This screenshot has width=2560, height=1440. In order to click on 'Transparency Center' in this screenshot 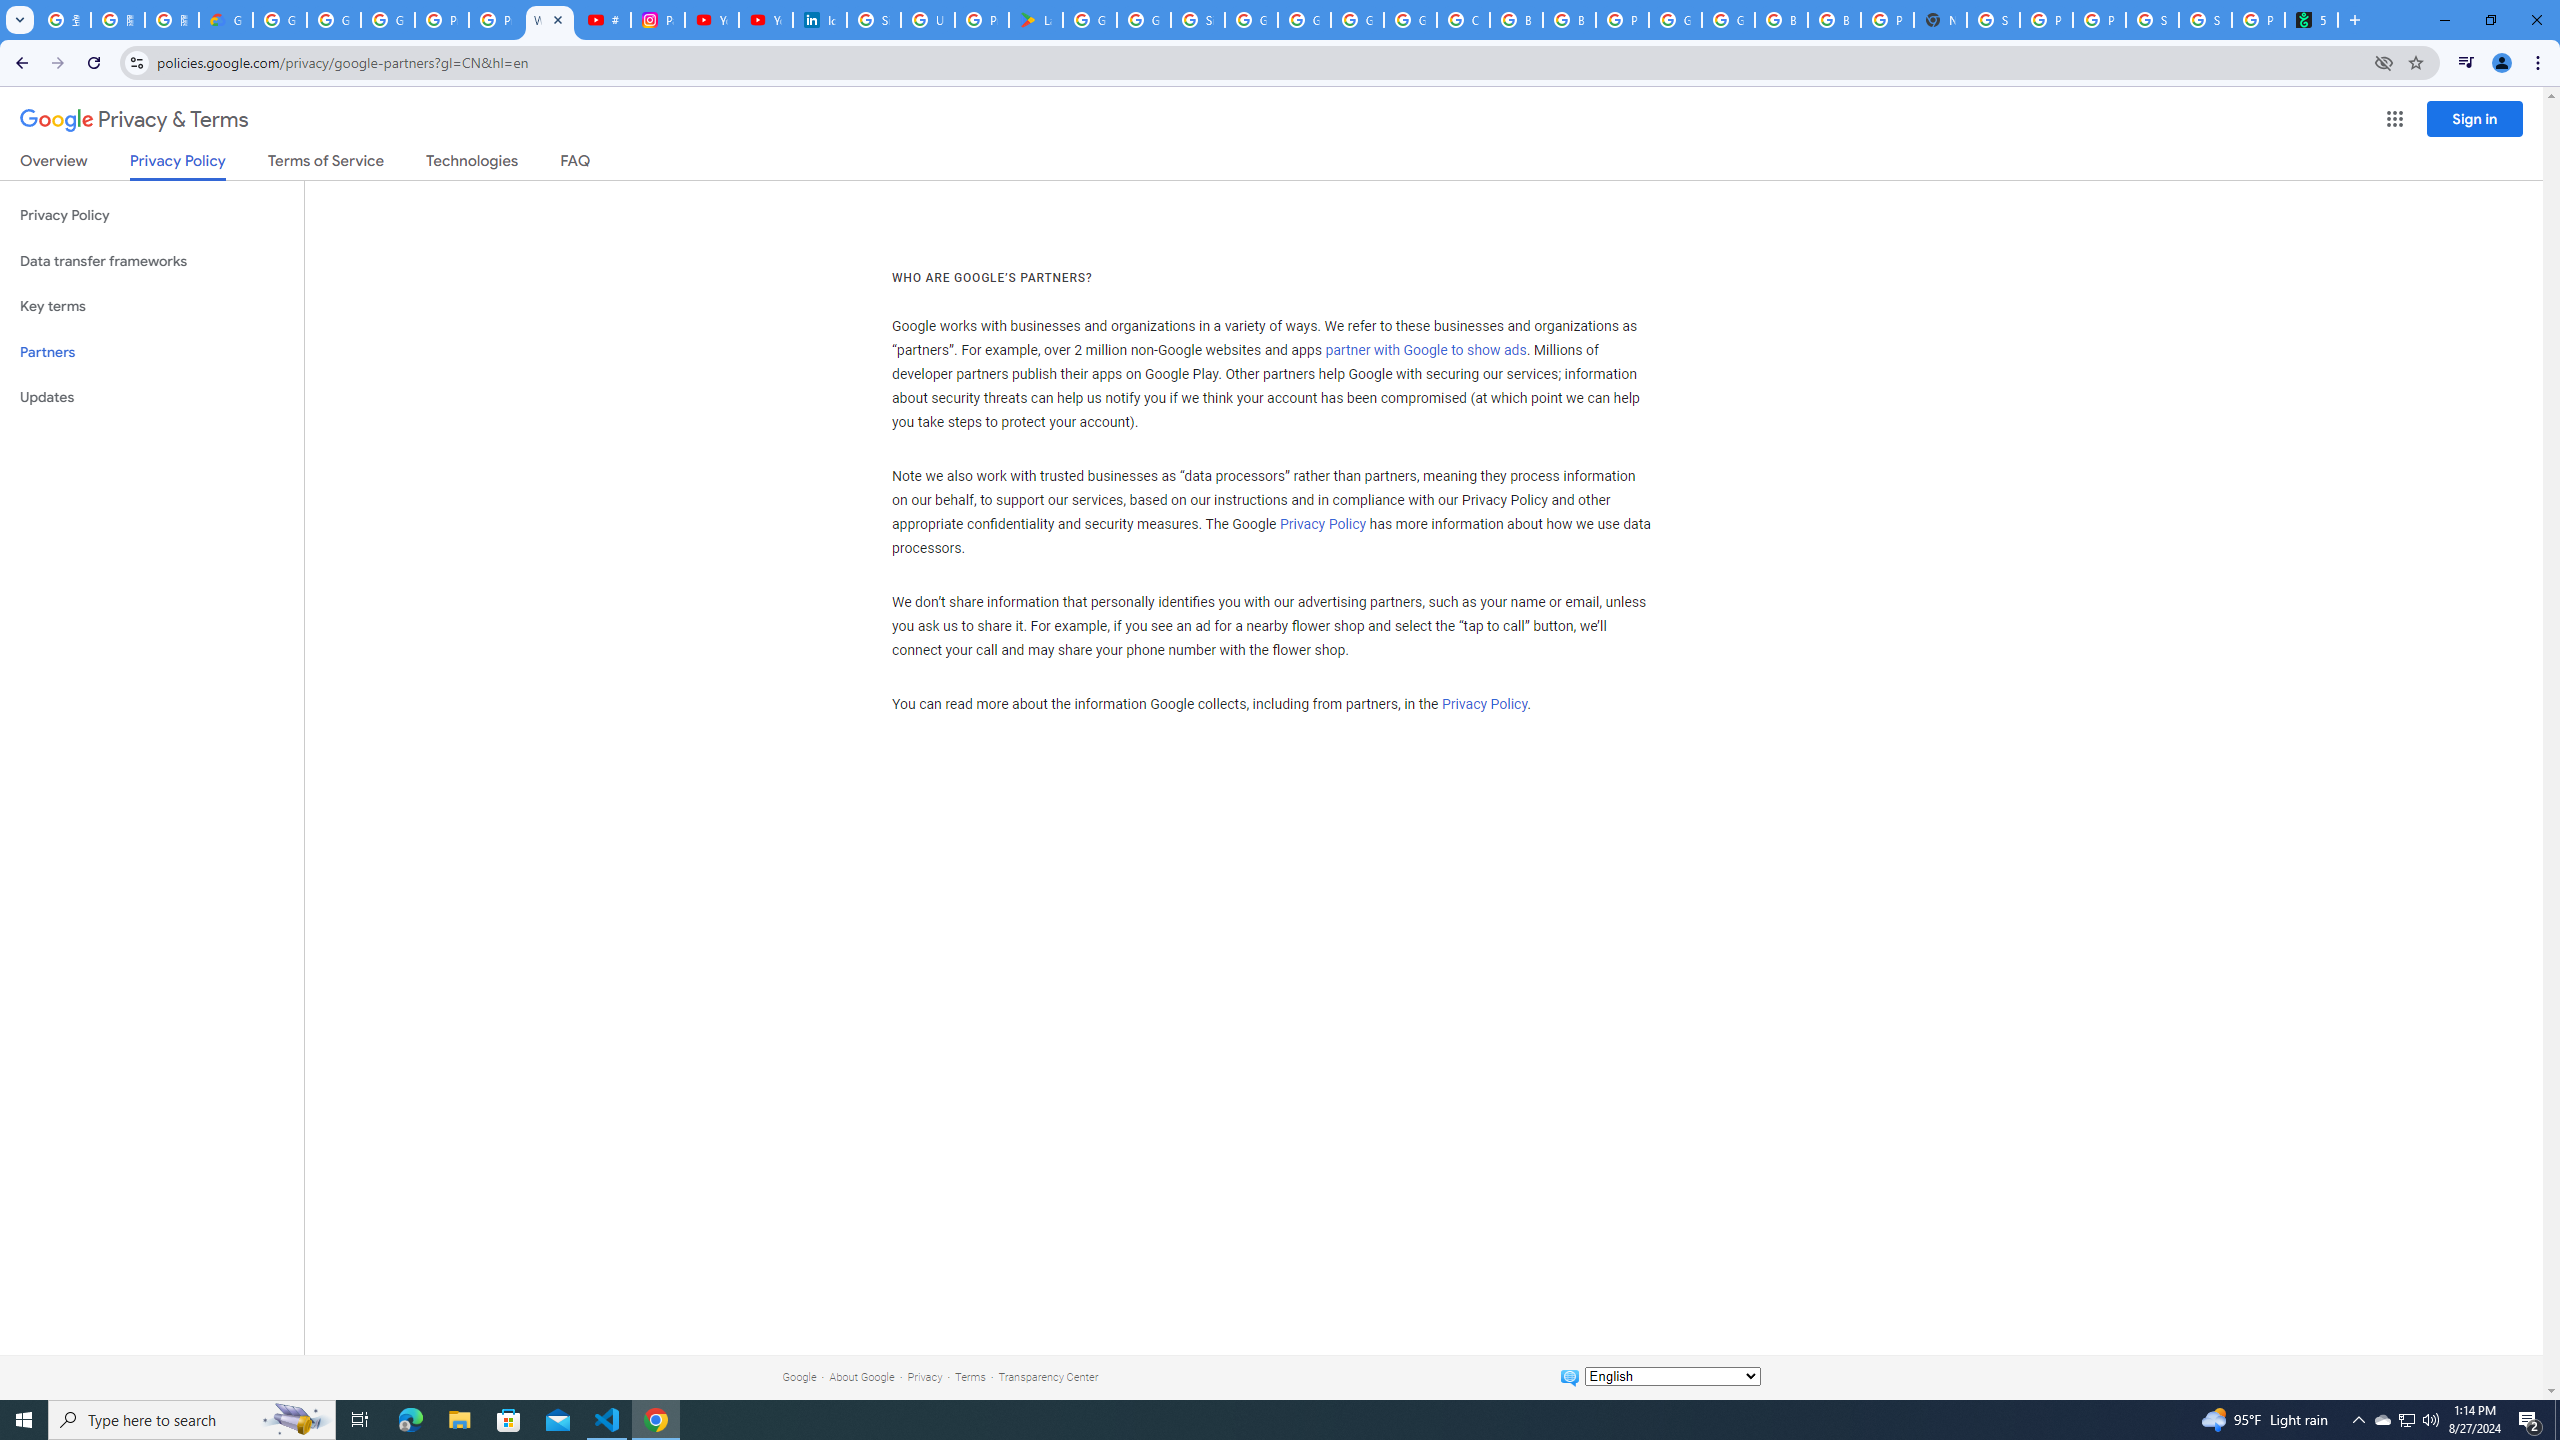, I will do `click(1047, 1376)`.